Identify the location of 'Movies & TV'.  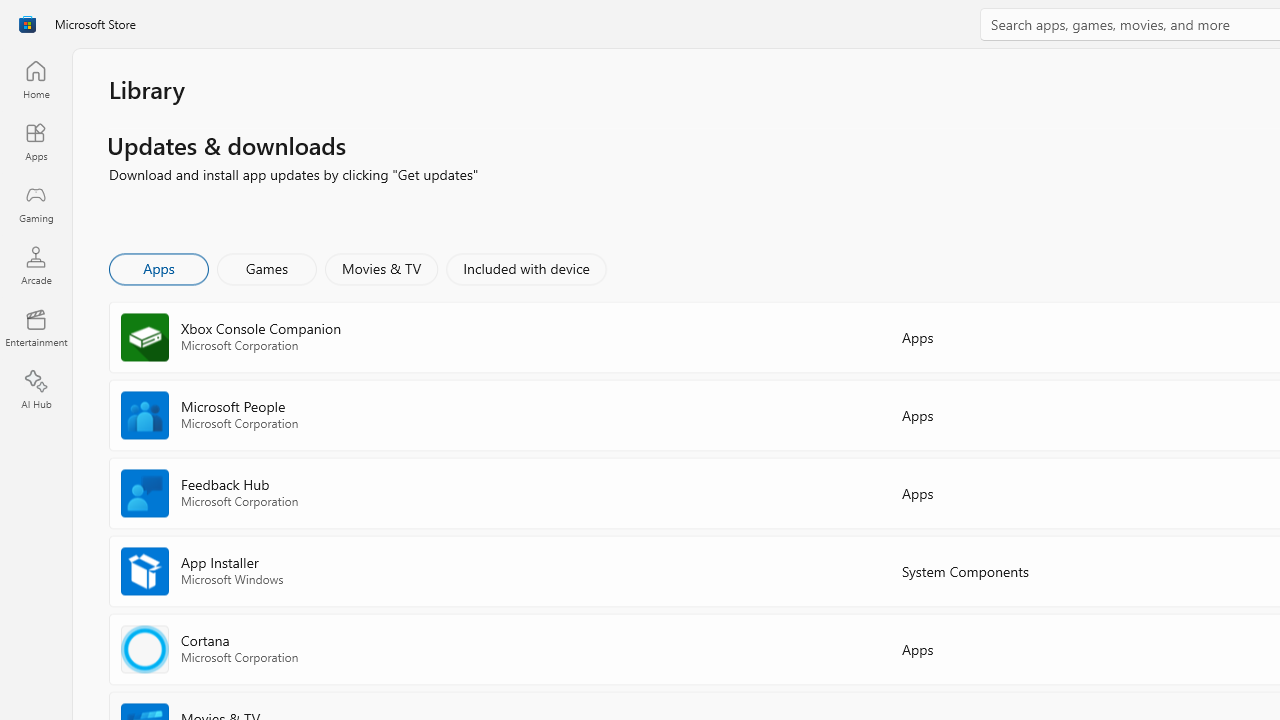
(381, 267).